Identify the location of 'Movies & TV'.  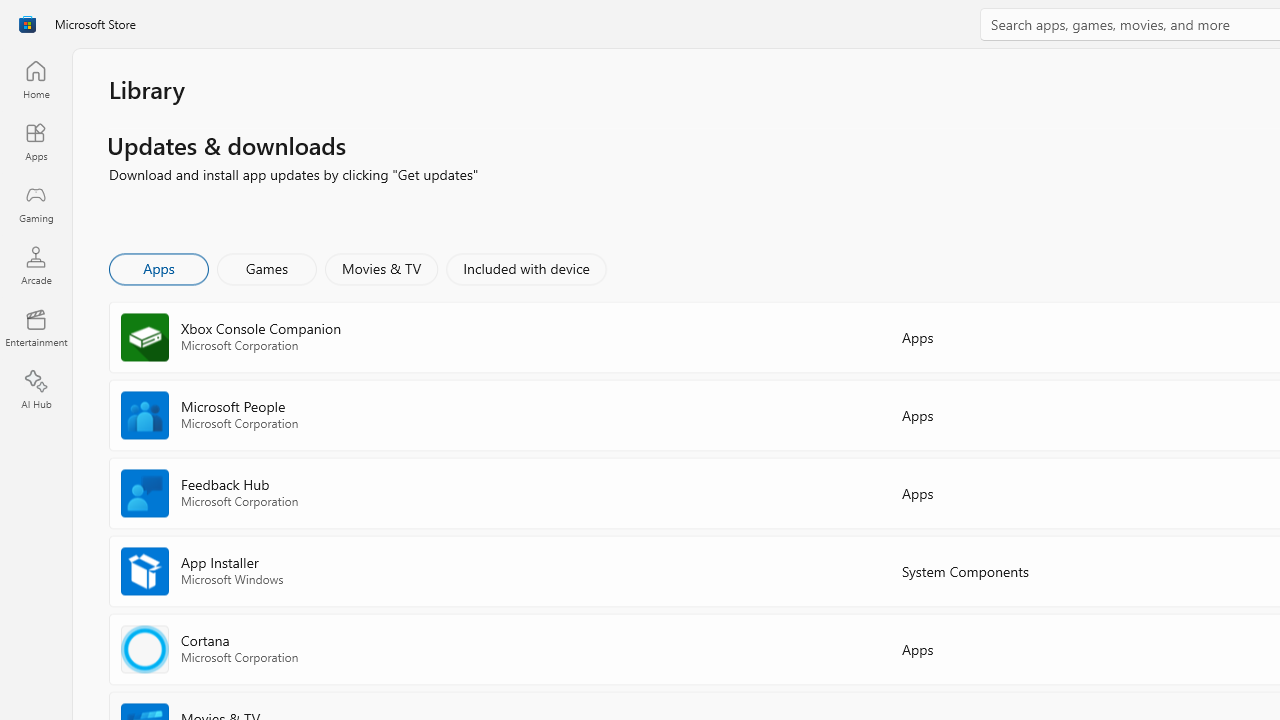
(381, 267).